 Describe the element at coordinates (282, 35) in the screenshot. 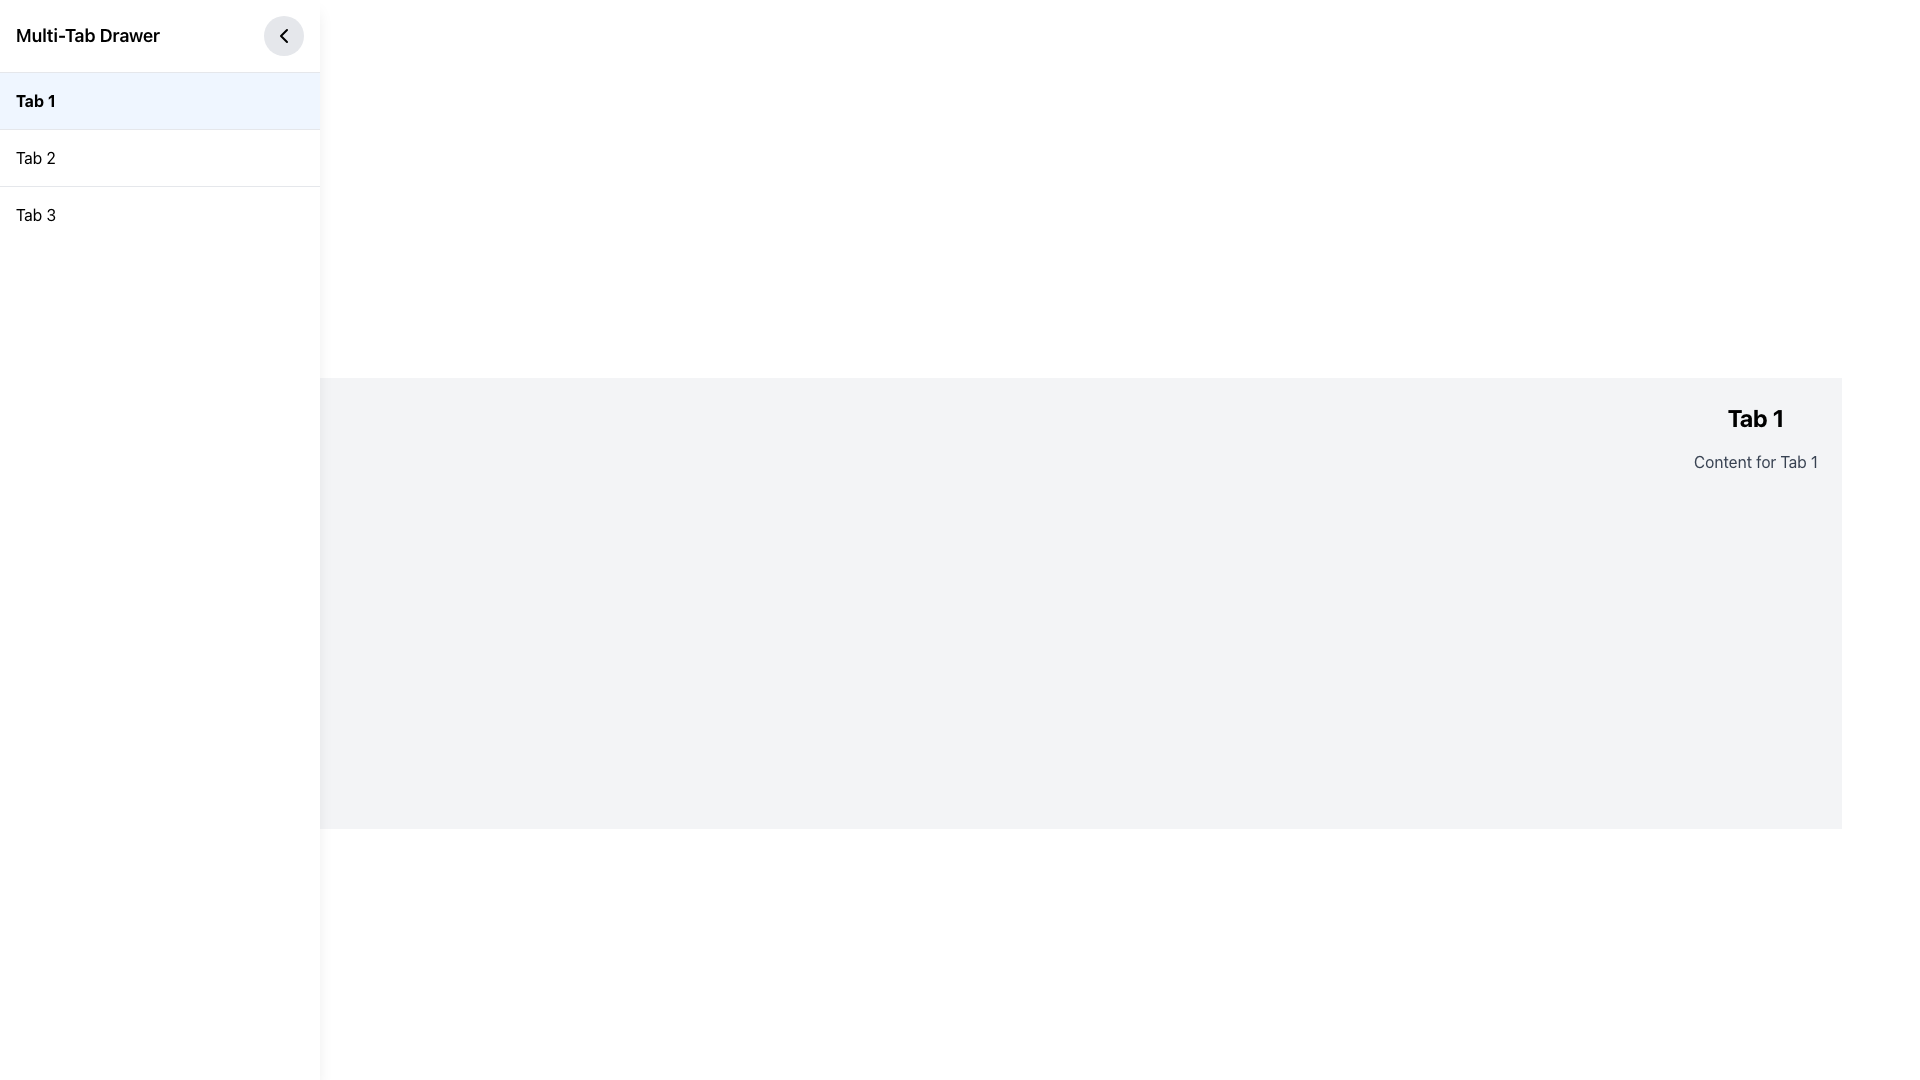

I see `the leftward navigation icon with a chevron, which is located near the top of the layout next to the 'Multi-Tab Drawer' label` at that location.